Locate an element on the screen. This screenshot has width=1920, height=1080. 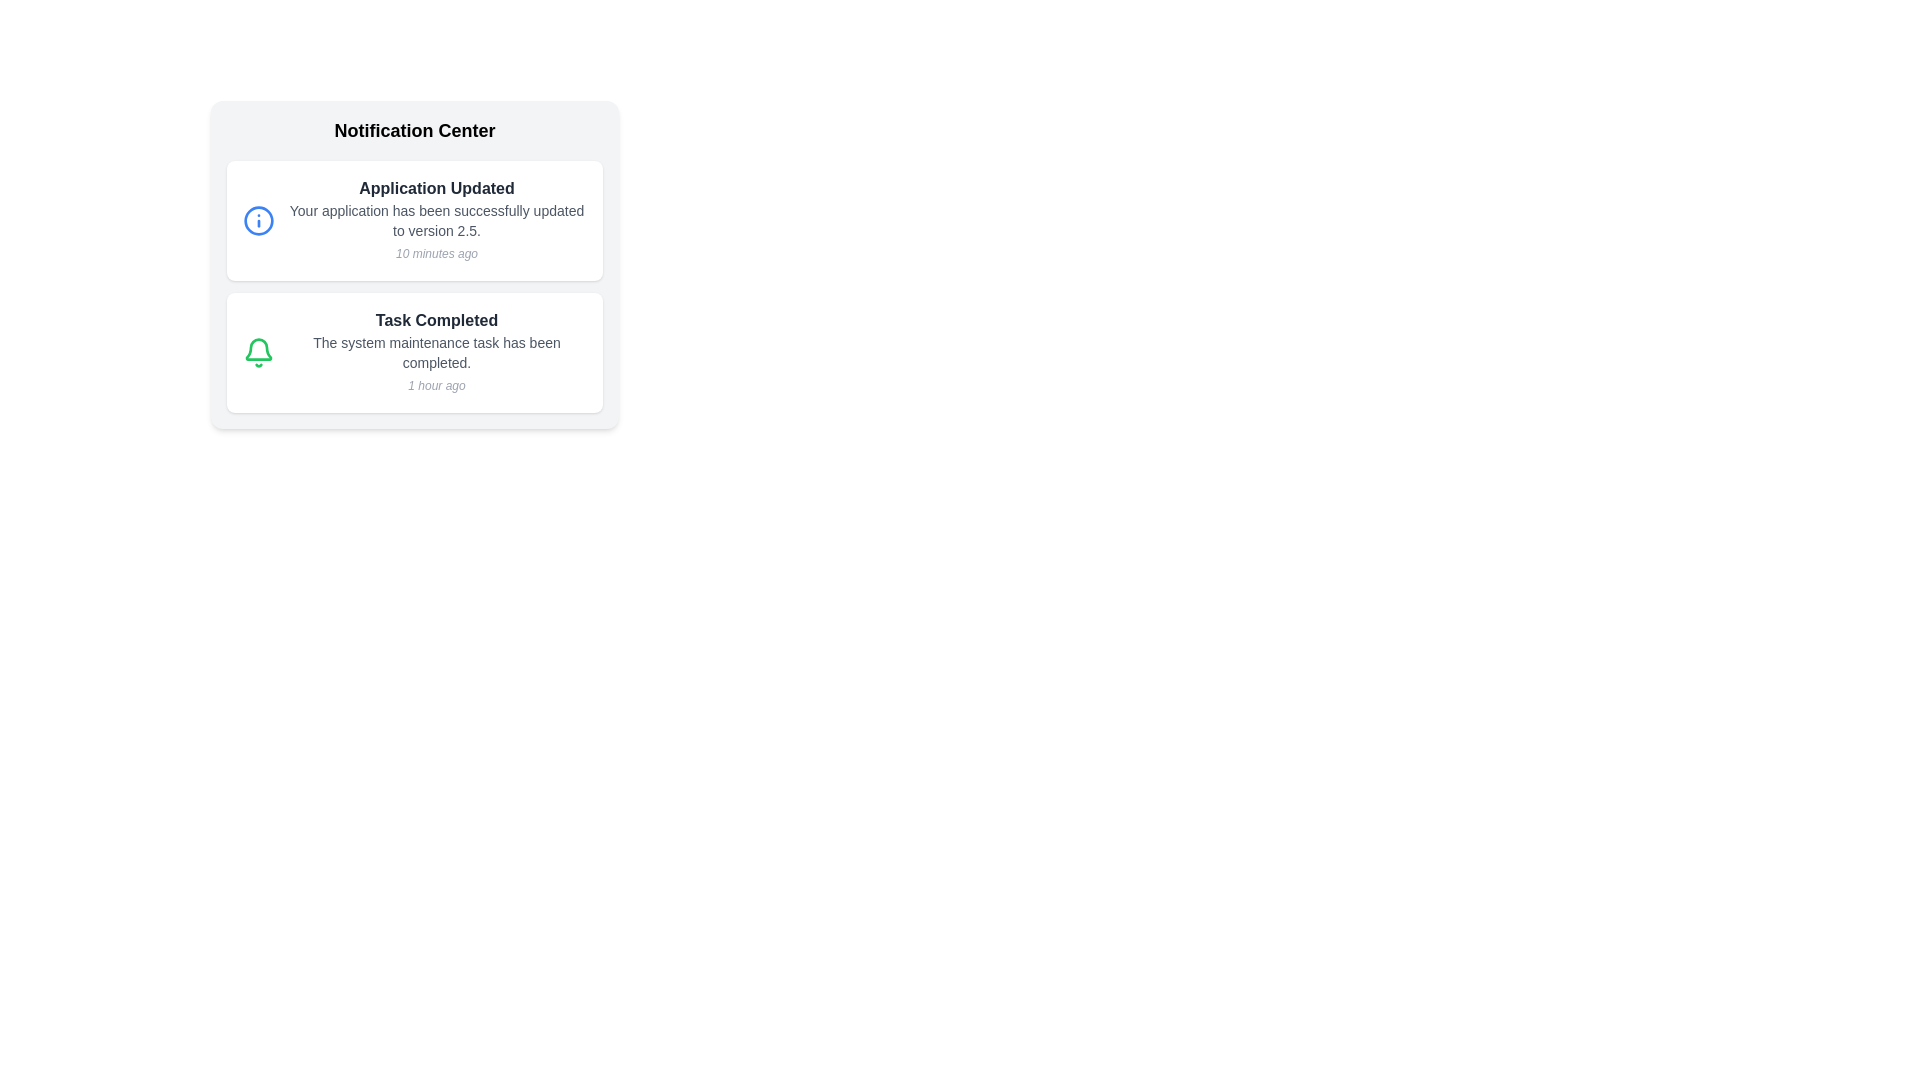
the informational text label indicating successful completion of the system maintenance task, located below the 'Task Completed' header and above the timestamp '1 hour ago' in the second notification card of the Notification Center is located at coordinates (435, 352).